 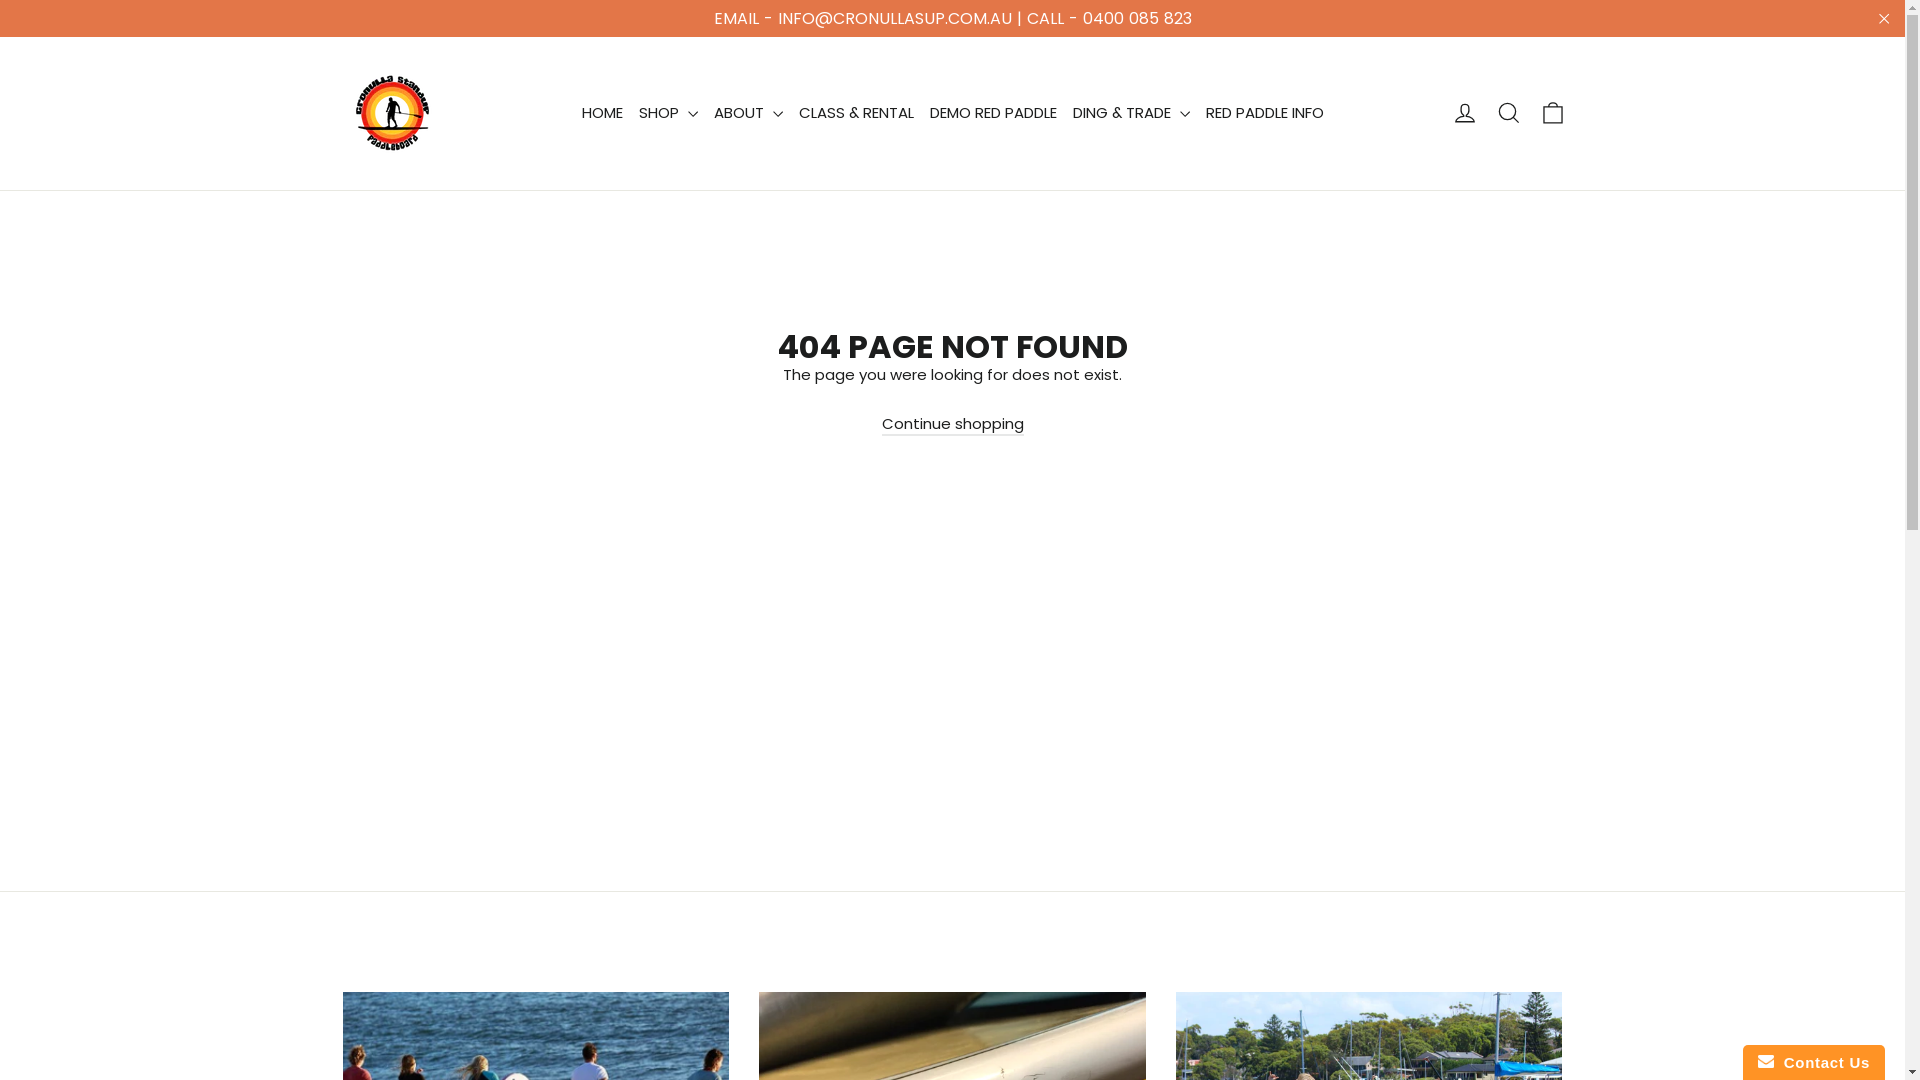 I want to click on 'RED PADDLE INFO', so click(x=1264, y=112).